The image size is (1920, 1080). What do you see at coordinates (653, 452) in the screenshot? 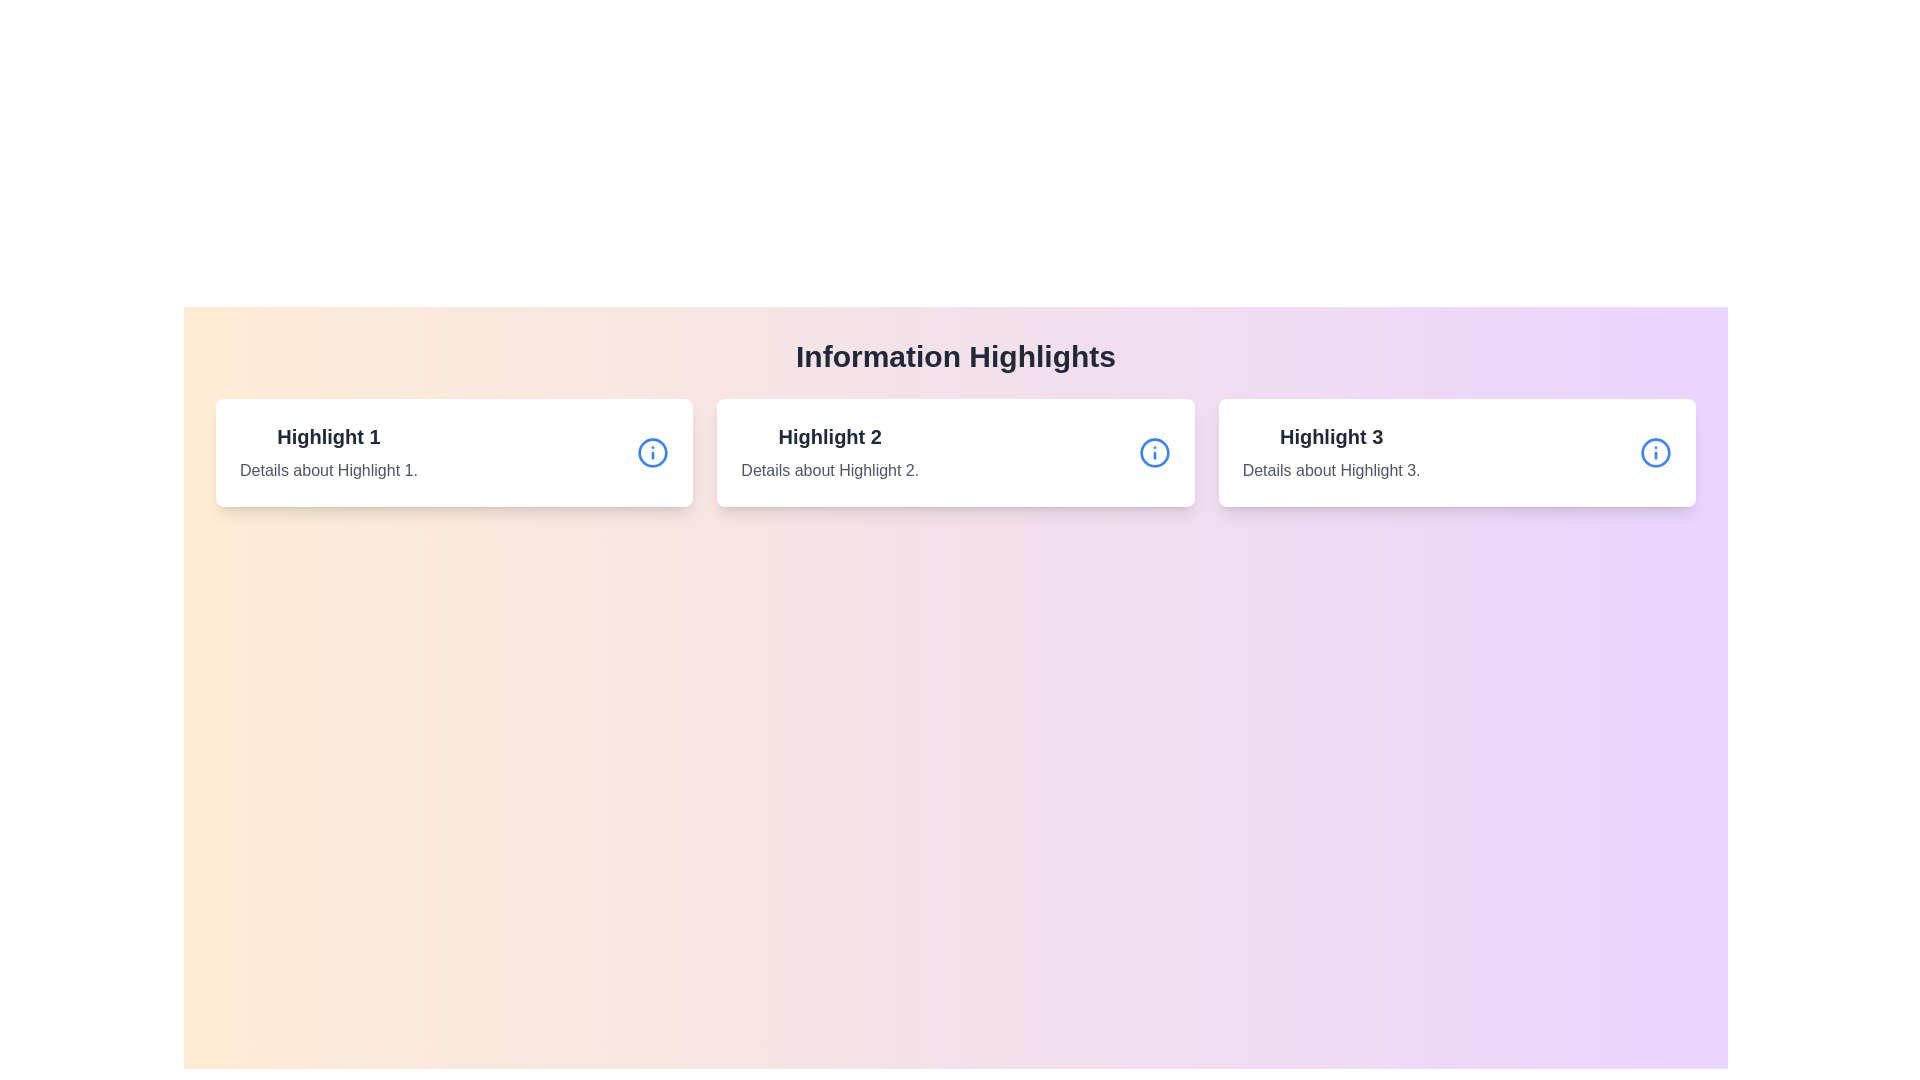
I see `the Circle SVG graphical element located within the rightmost portion of the 'Highlight 1' card, which serves as a decorative or functional component of the icon` at bounding box center [653, 452].